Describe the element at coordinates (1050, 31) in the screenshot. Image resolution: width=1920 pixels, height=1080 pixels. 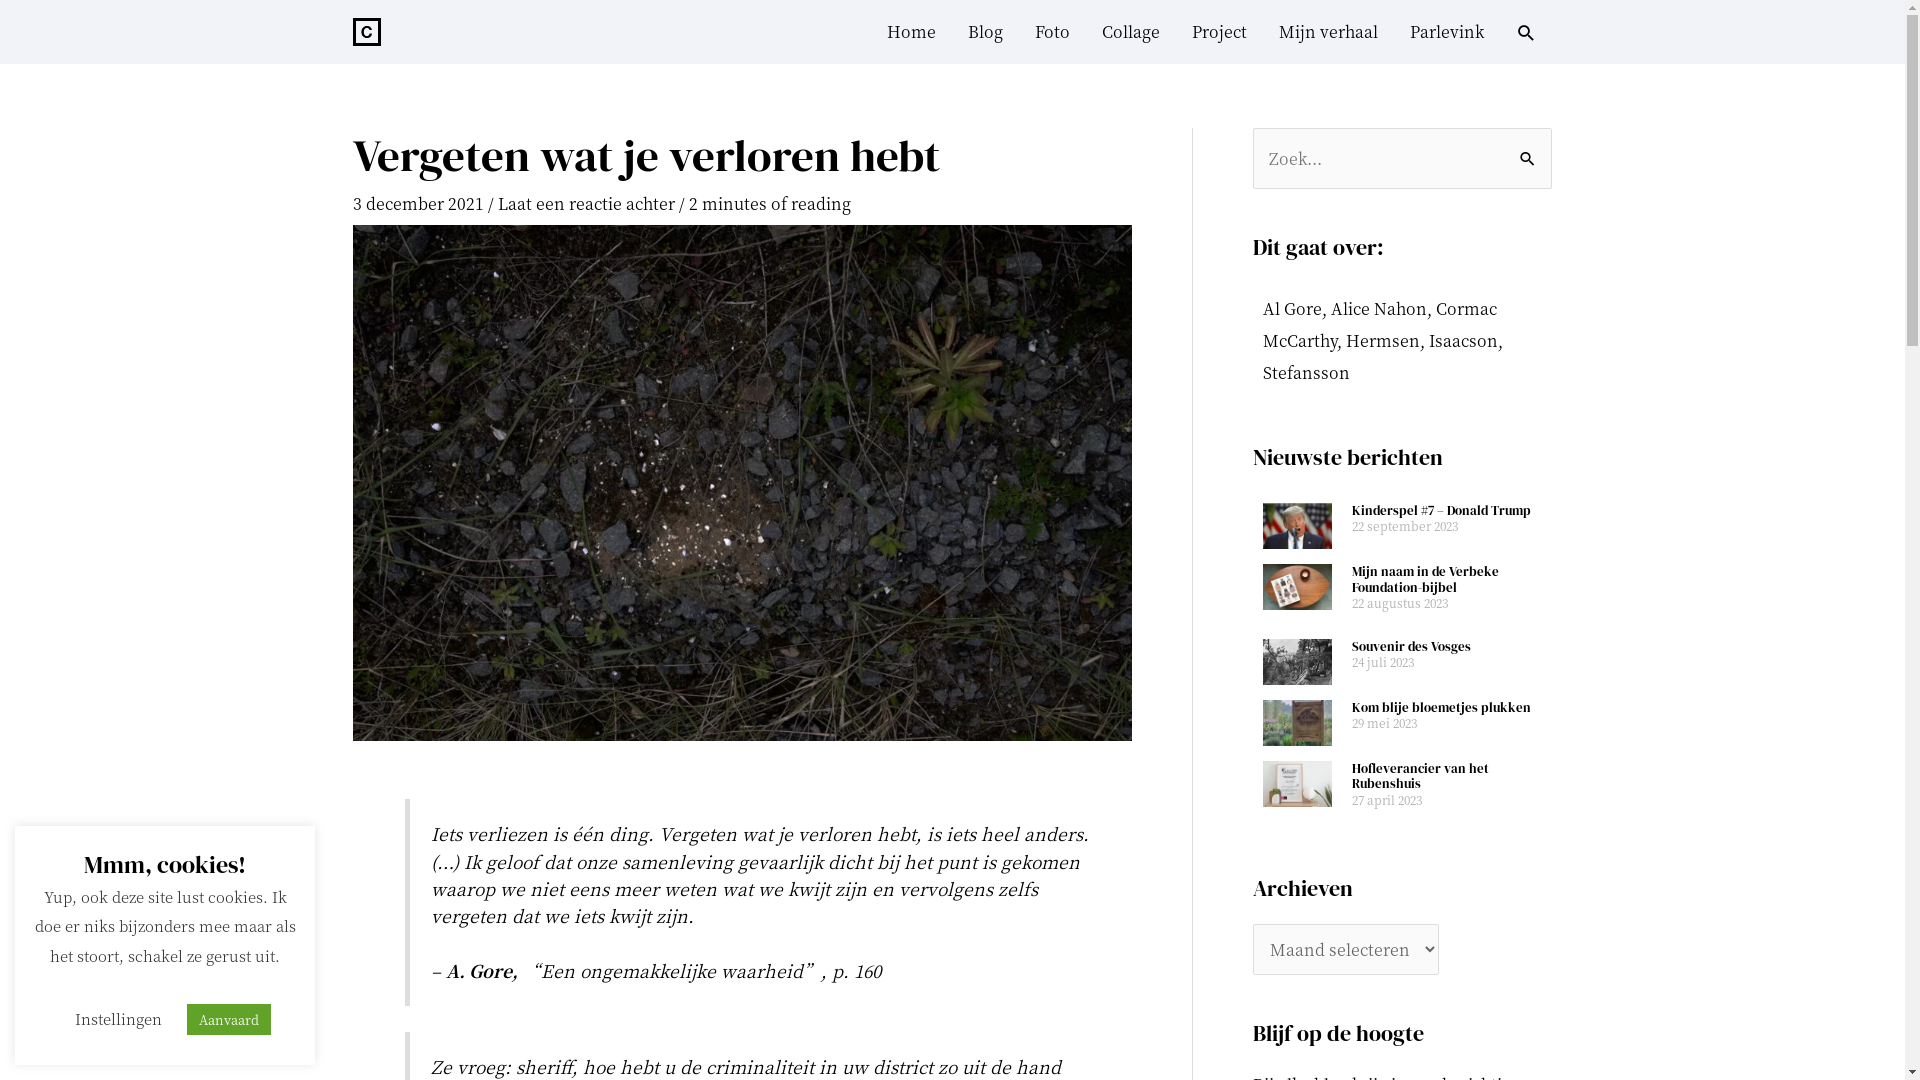
I see `'Foto'` at that location.